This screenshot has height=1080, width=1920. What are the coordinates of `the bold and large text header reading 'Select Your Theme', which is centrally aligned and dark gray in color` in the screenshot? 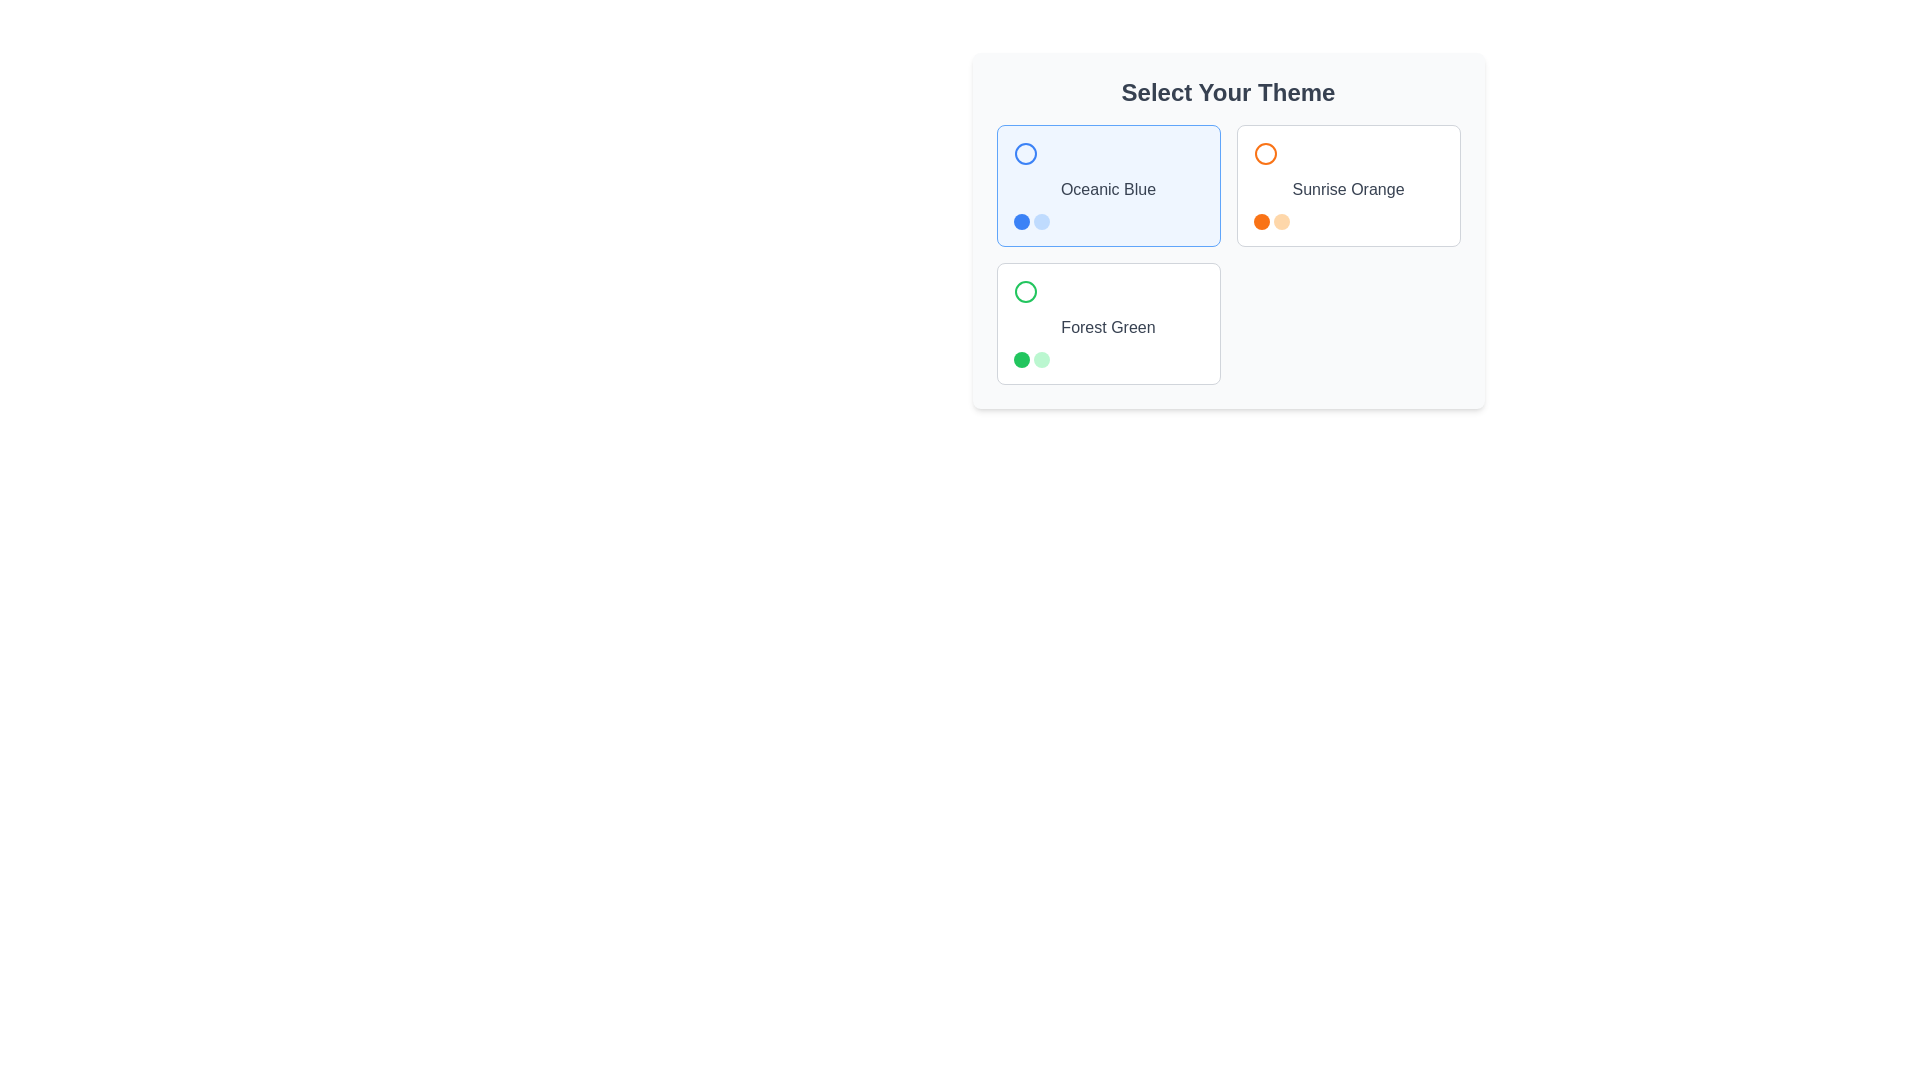 It's located at (1227, 92).